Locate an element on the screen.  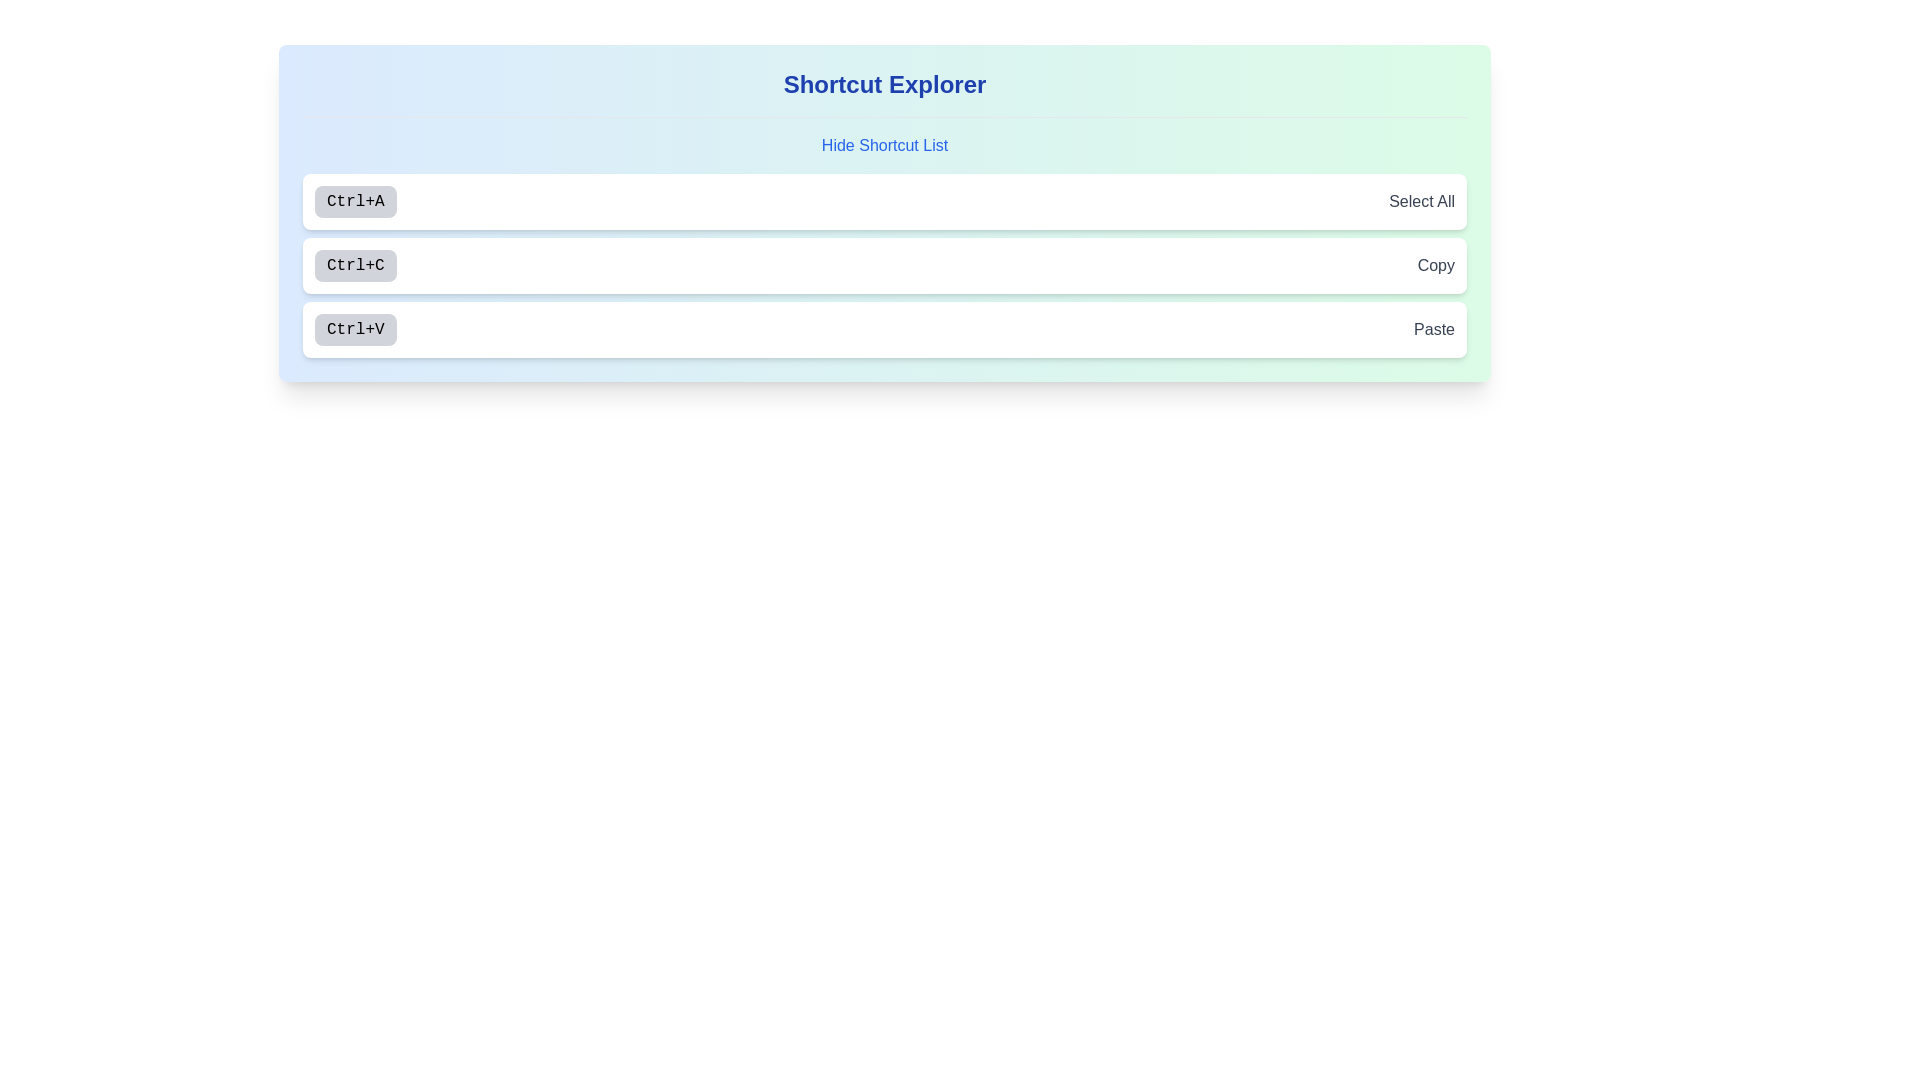
the 'Paste' label associated with the shortcut key 'Ctrl+V' in the 'Shortcut Explorer' panel is located at coordinates (1433, 329).